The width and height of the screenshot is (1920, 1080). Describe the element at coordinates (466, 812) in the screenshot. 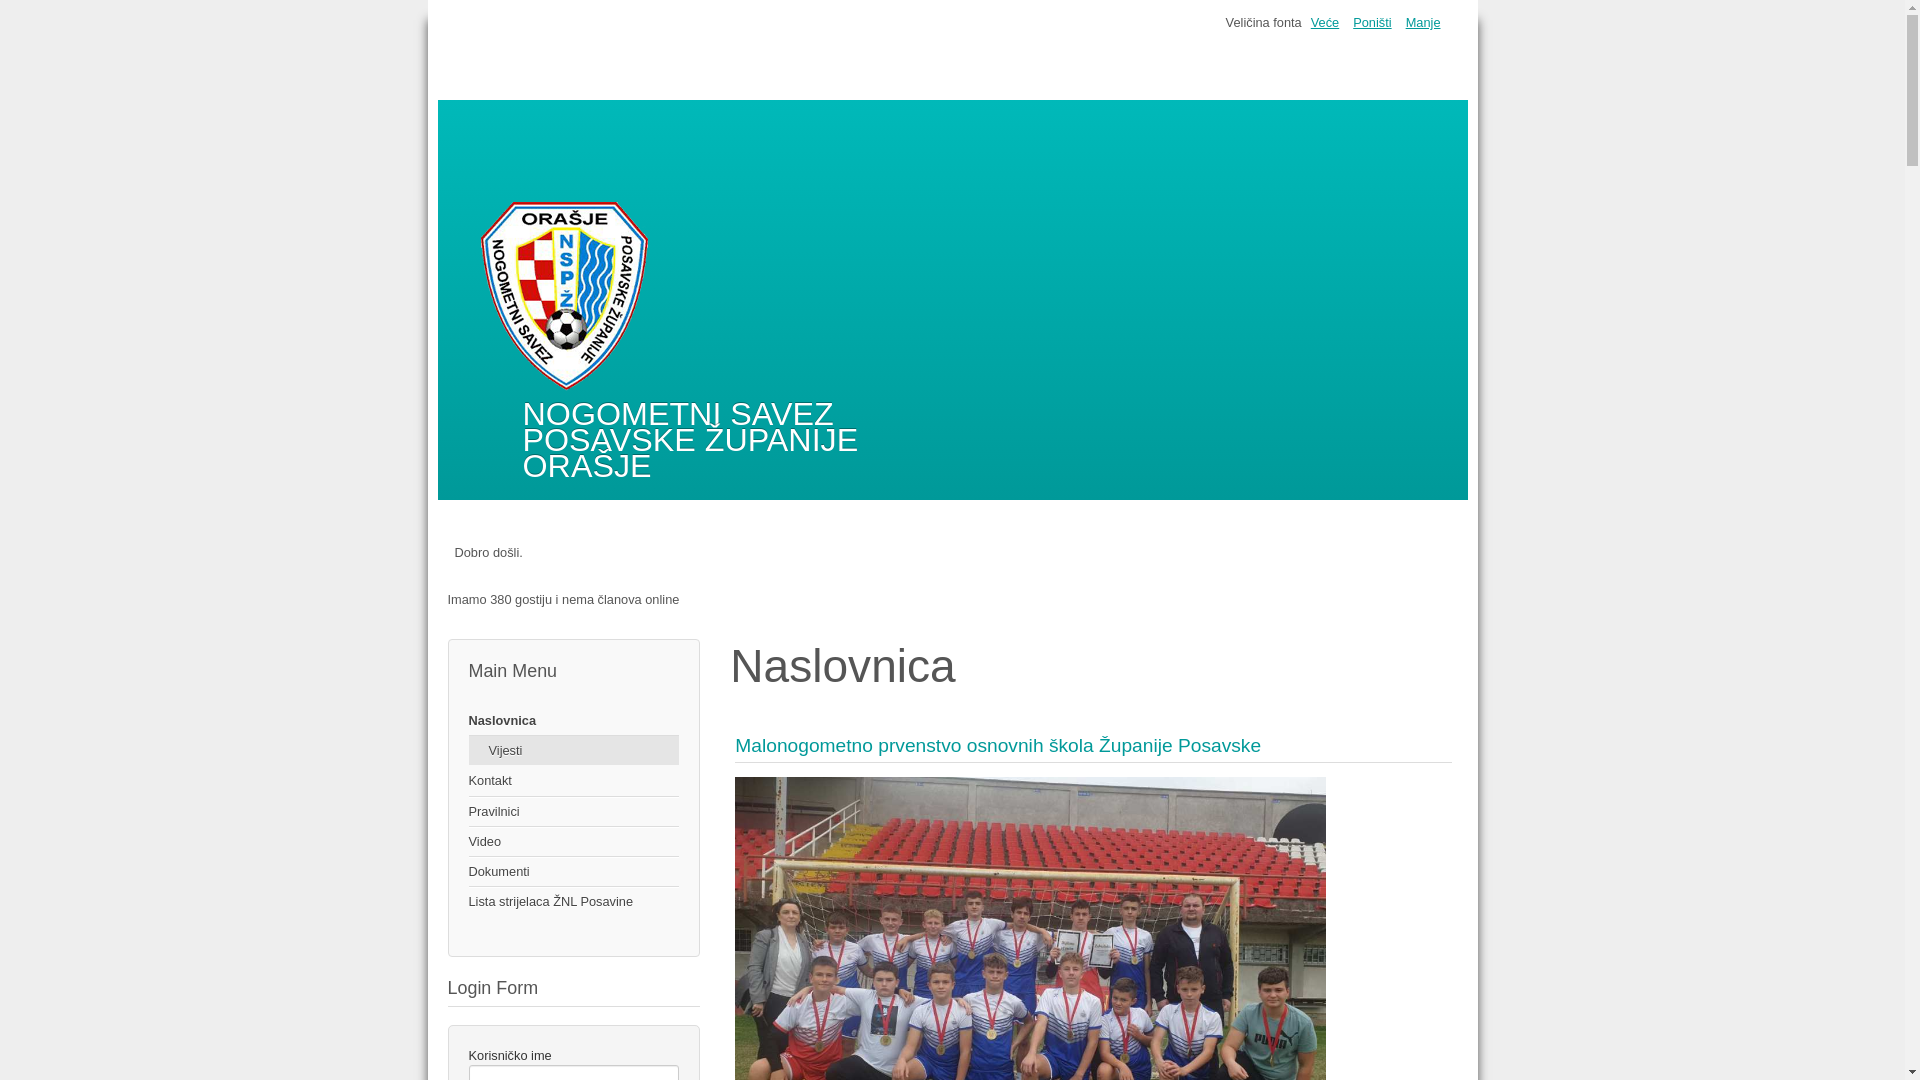

I see `'Pravilnici'` at that location.